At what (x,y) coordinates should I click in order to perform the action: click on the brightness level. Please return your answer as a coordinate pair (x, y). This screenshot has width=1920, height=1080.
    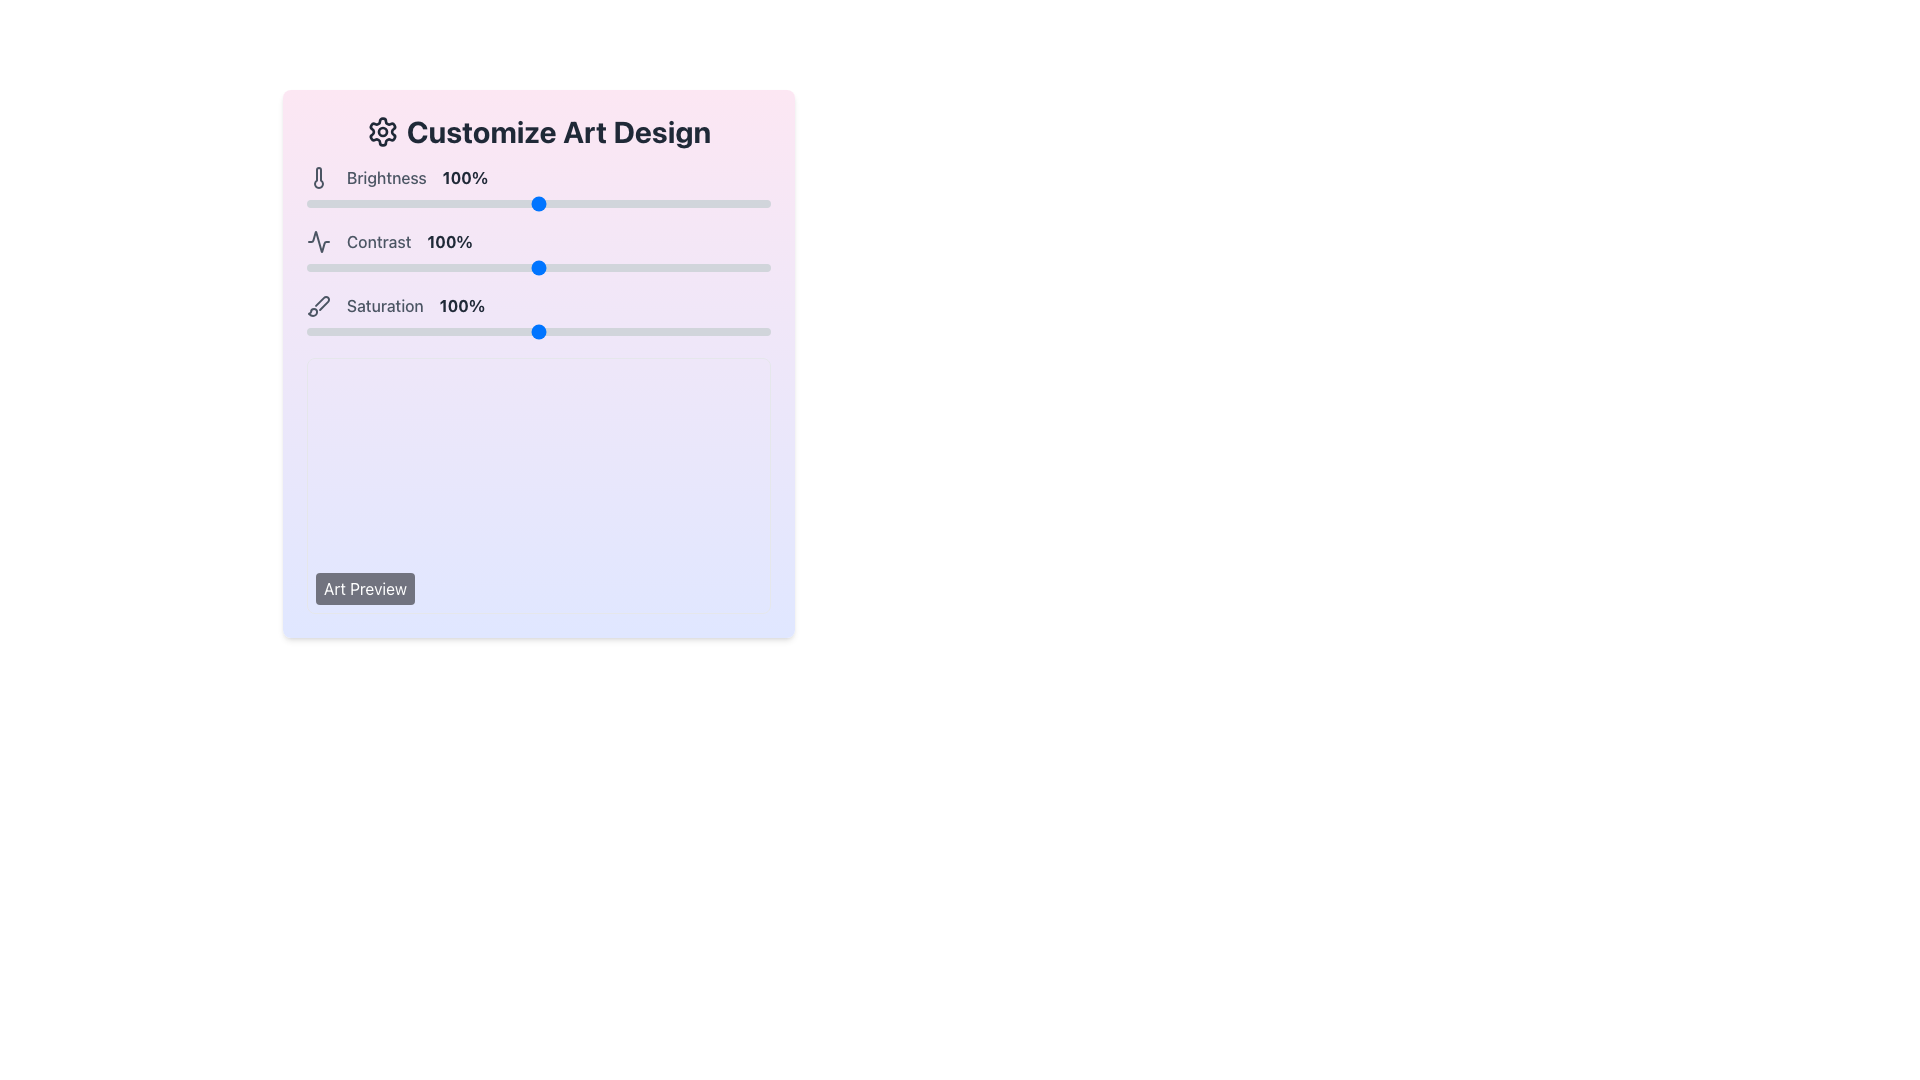
    Looking at the image, I should click on (721, 204).